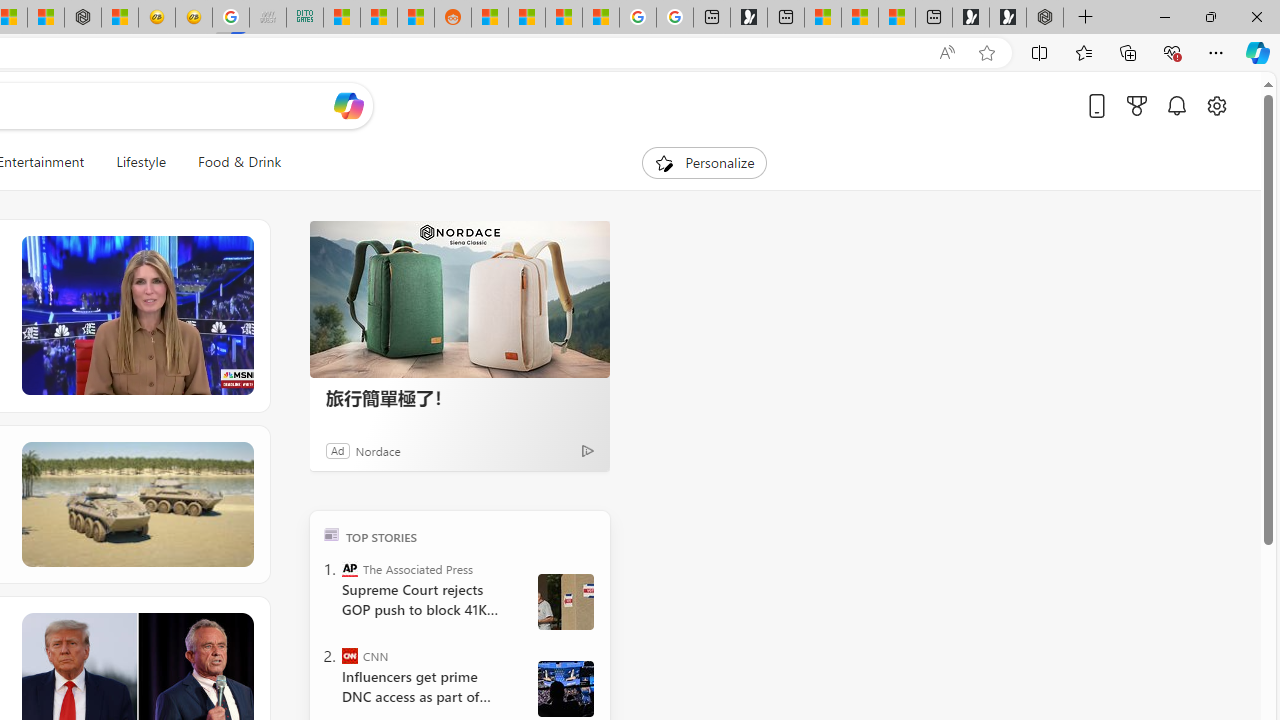  I want to click on 'Microsoft Start Gaming', so click(747, 17).